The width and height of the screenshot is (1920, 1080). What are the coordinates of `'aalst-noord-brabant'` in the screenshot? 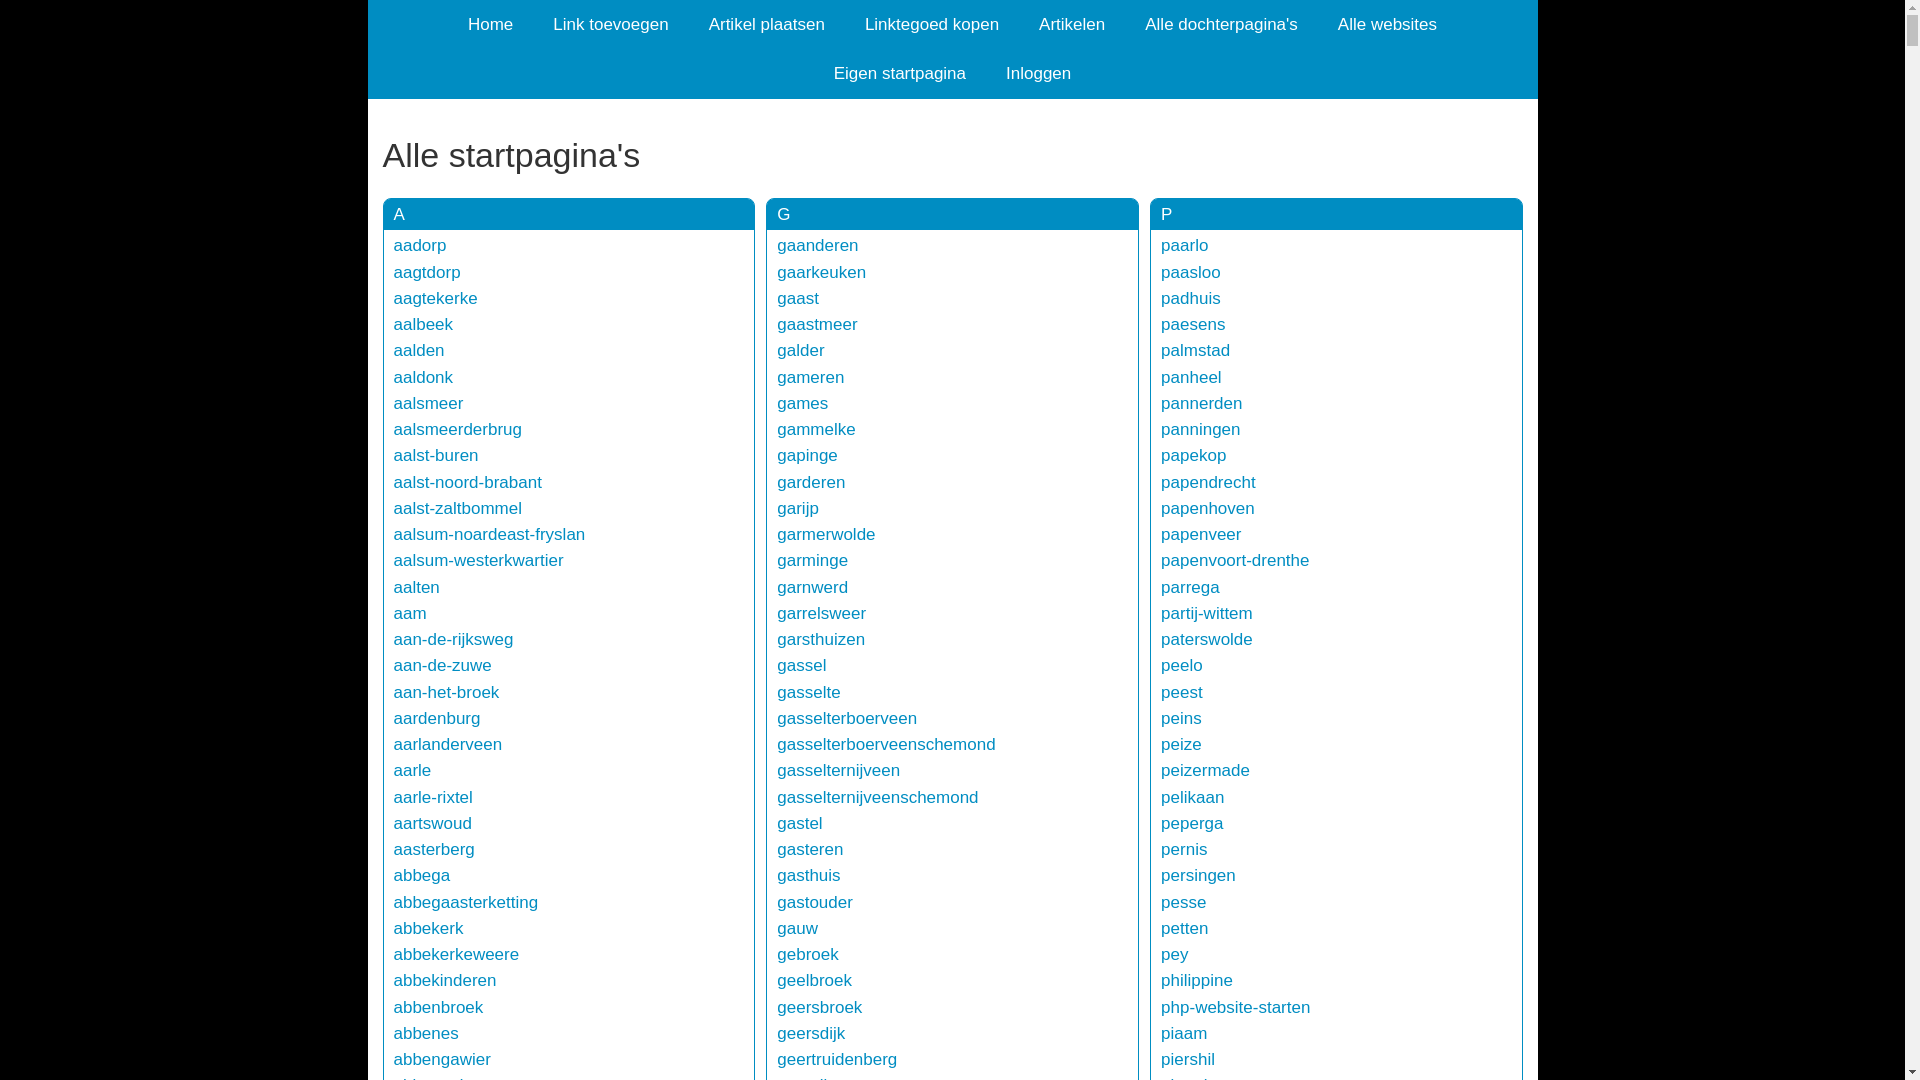 It's located at (466, 482).